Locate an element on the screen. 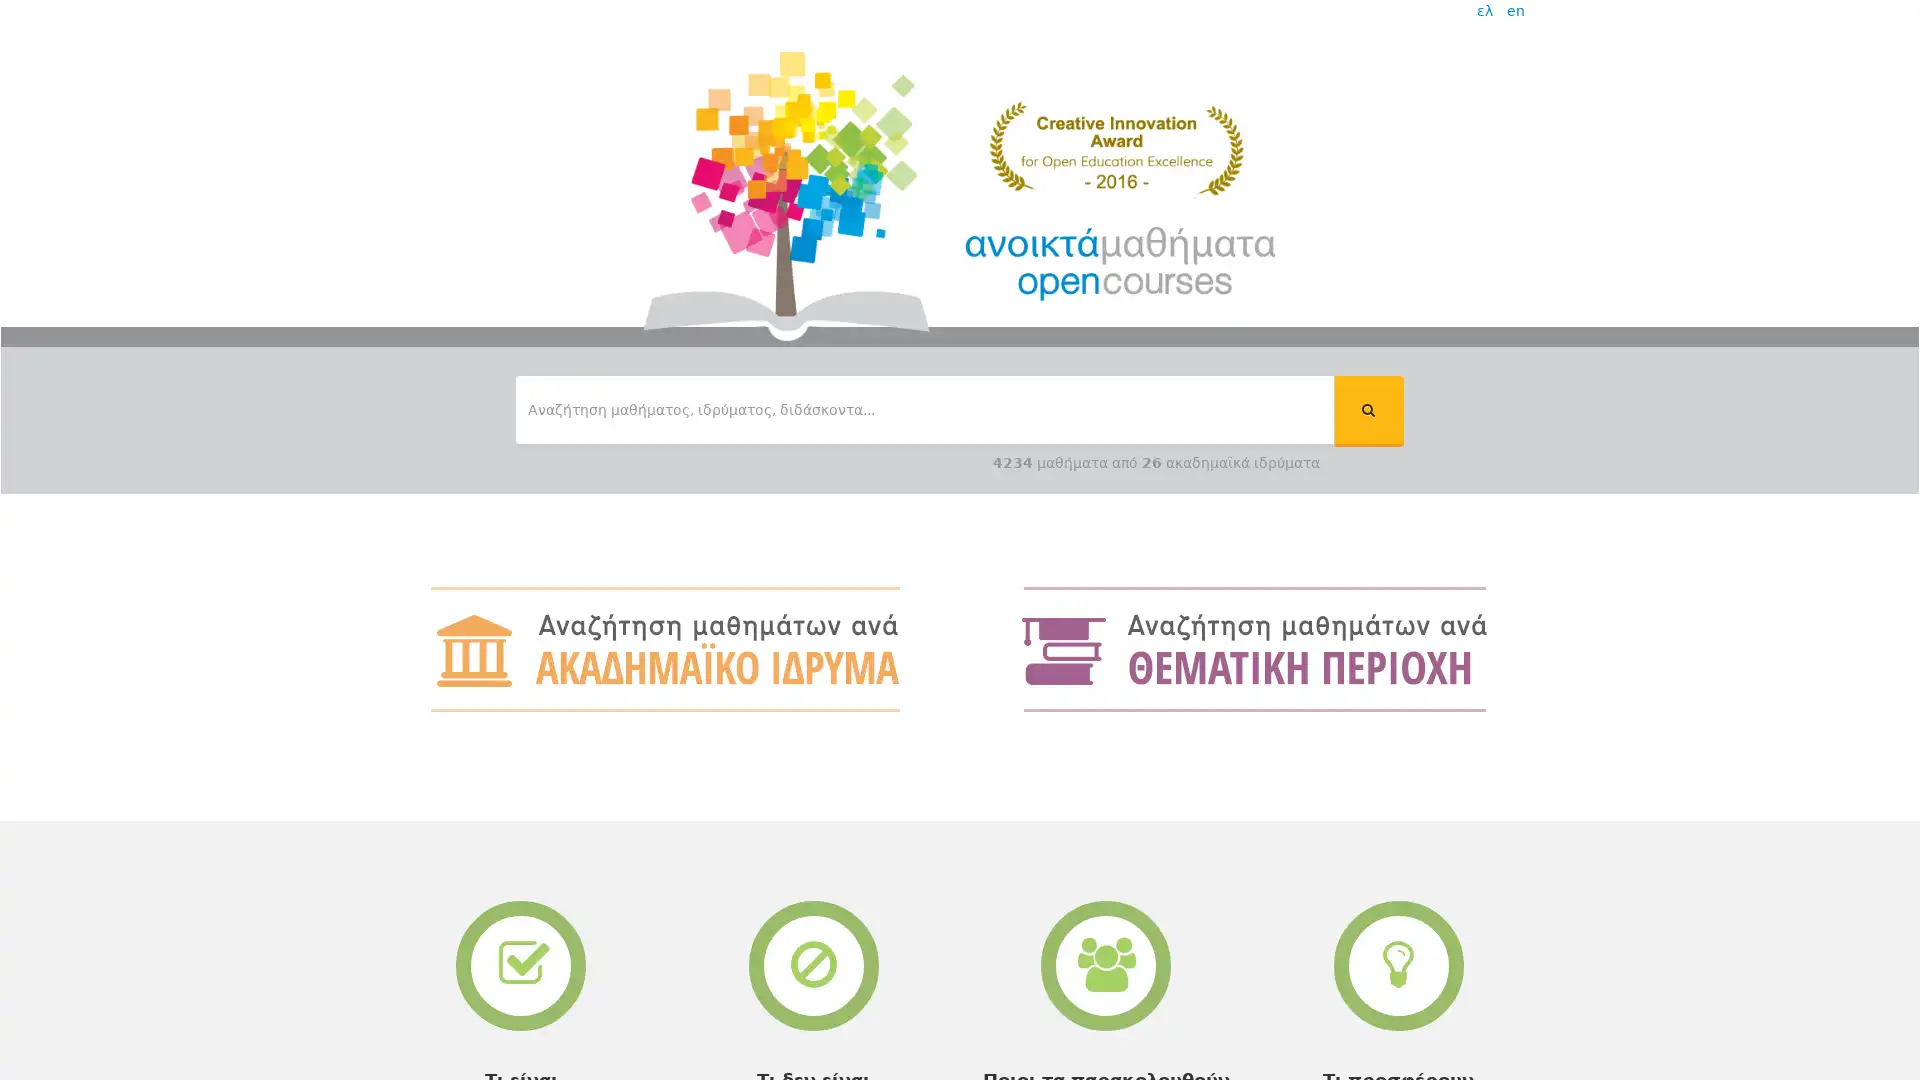 Image resolution: width=1920 pixels, height=1080 pixels. ui-button is located at coordinates (1367, 408).